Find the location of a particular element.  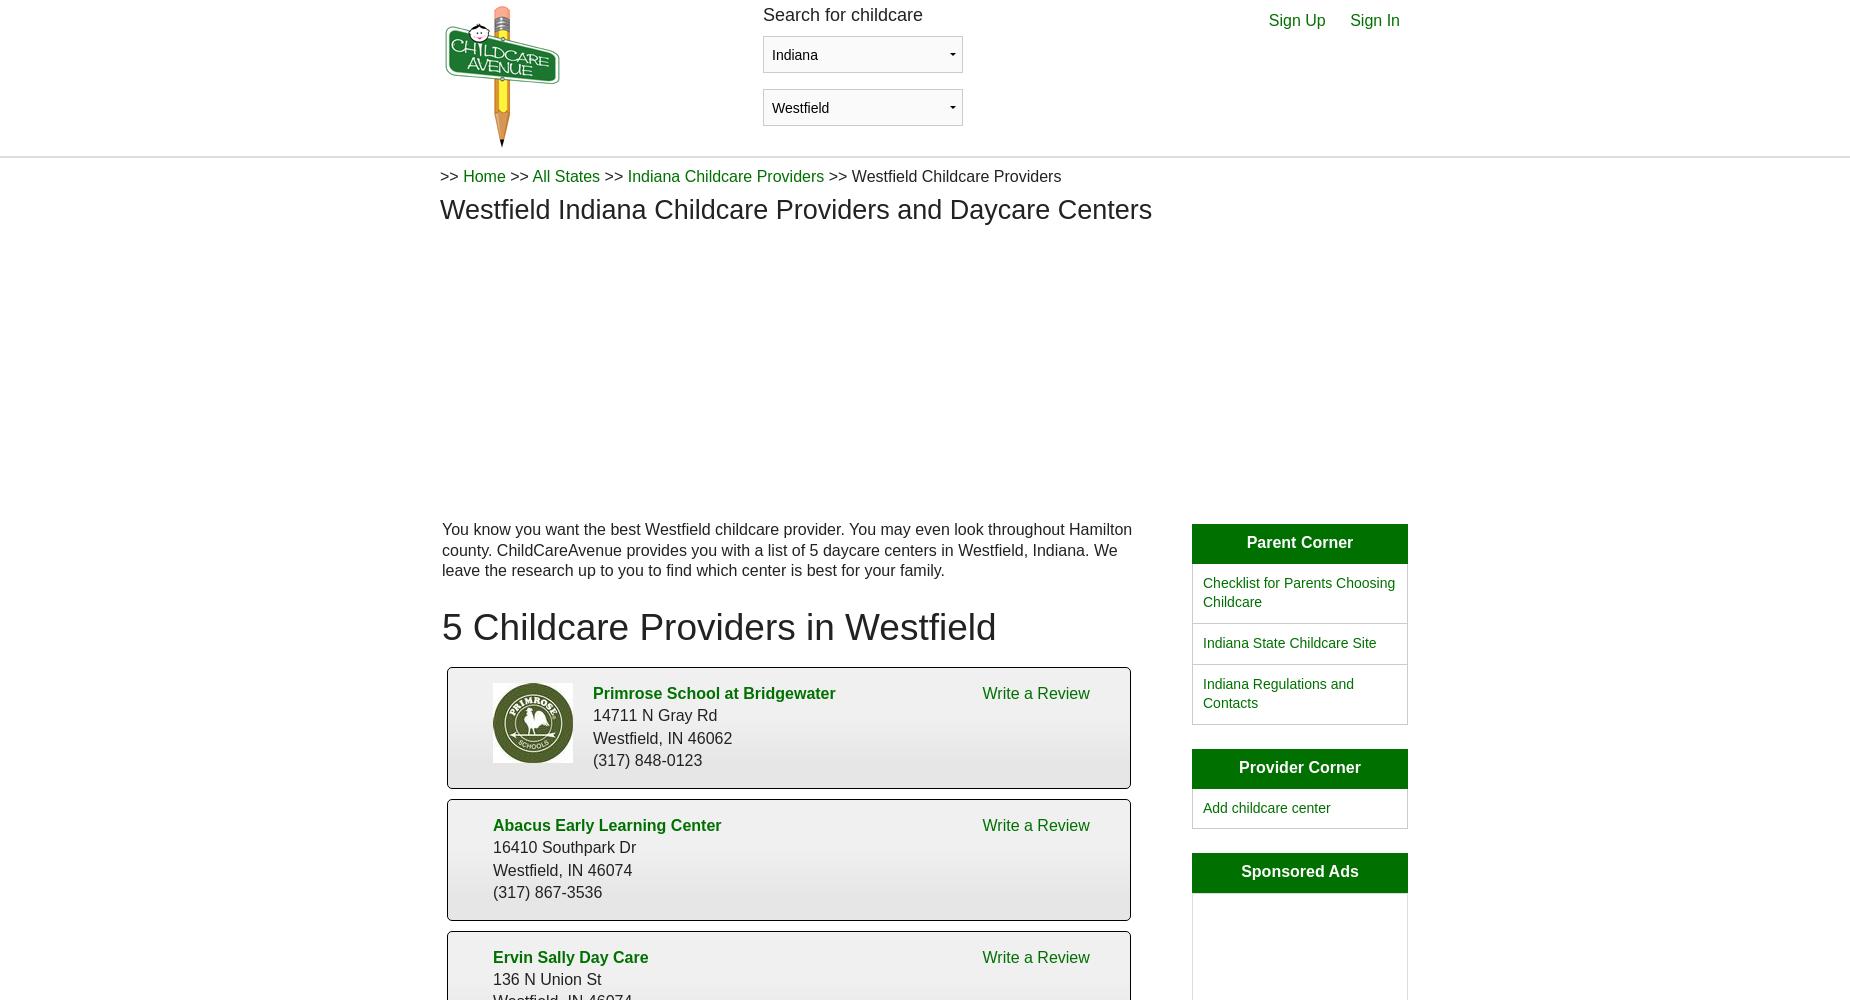

'By registering on this site, you agree to the' is located at coordinates (789, 442).